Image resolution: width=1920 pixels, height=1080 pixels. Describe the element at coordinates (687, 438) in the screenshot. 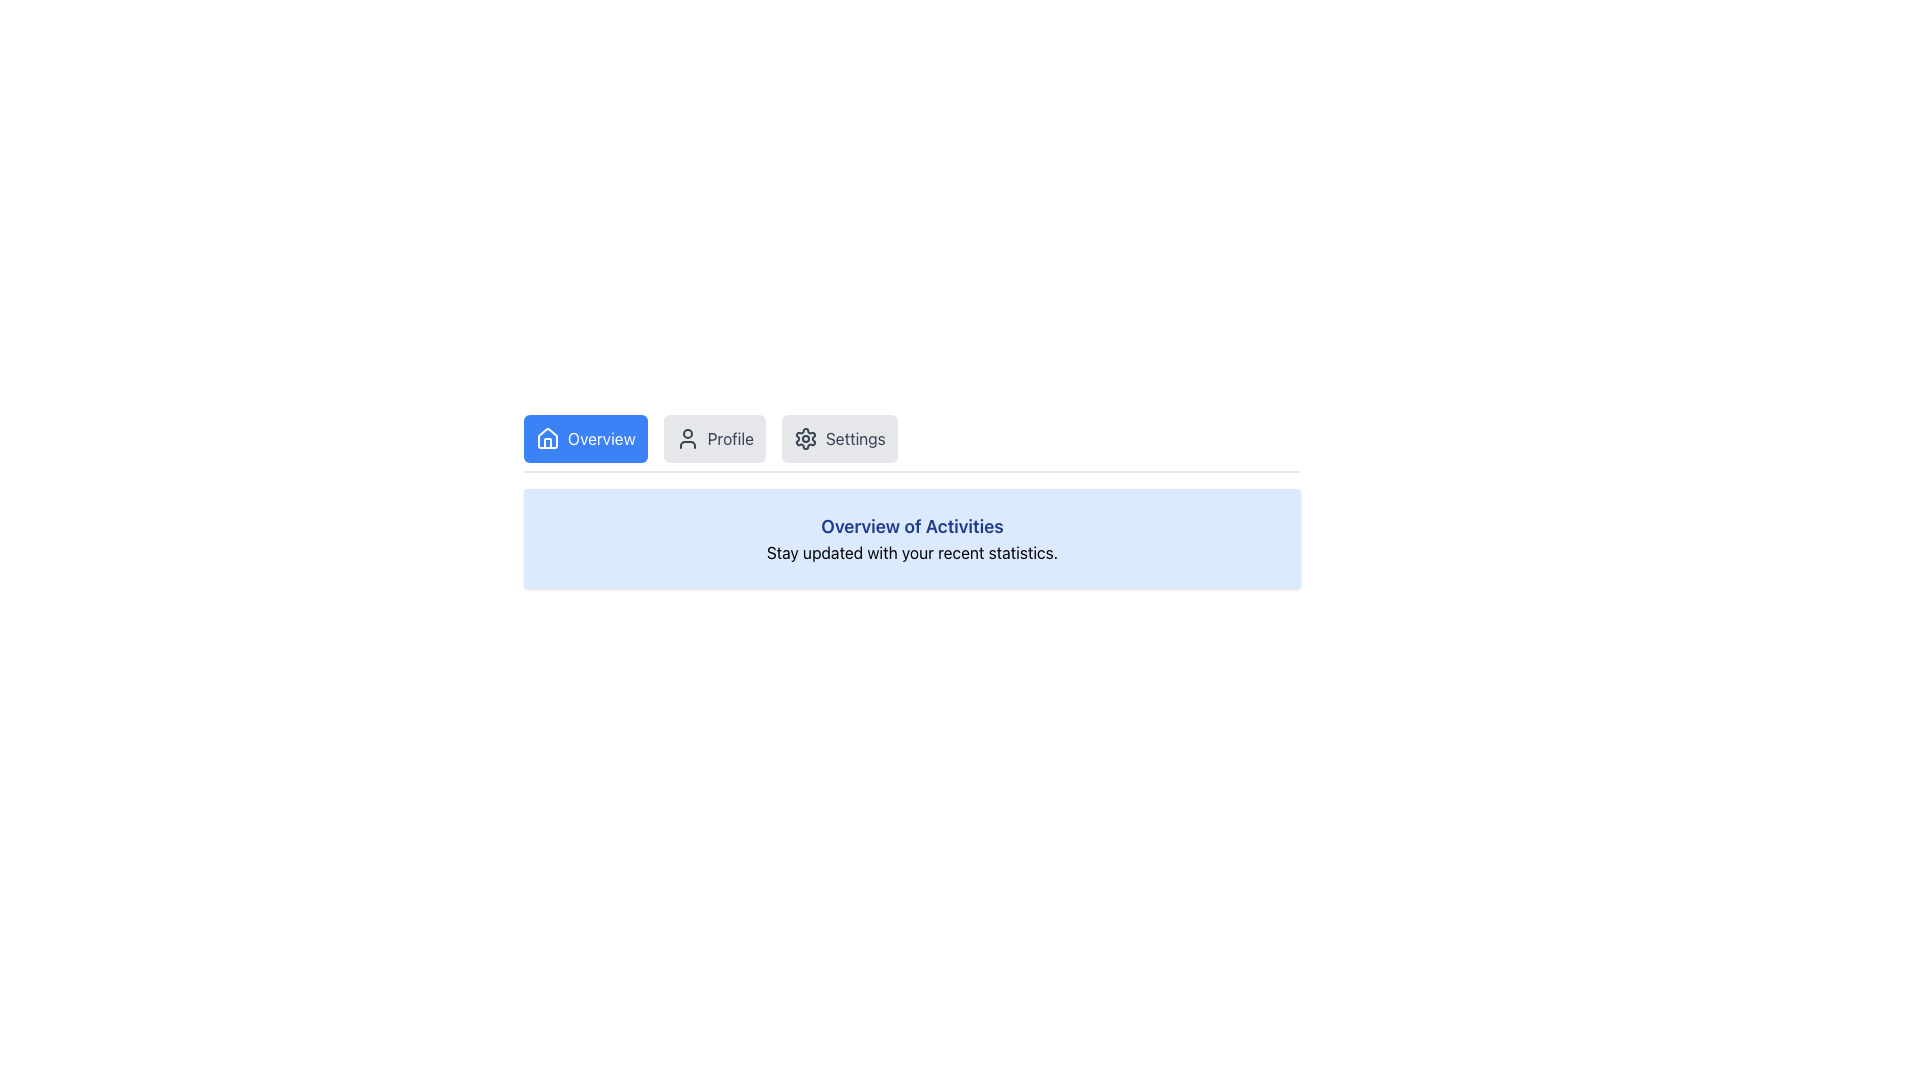

I see `the user icon SVG graphic, which is the leftmost sub-element within the 'Profile' button` at that location.